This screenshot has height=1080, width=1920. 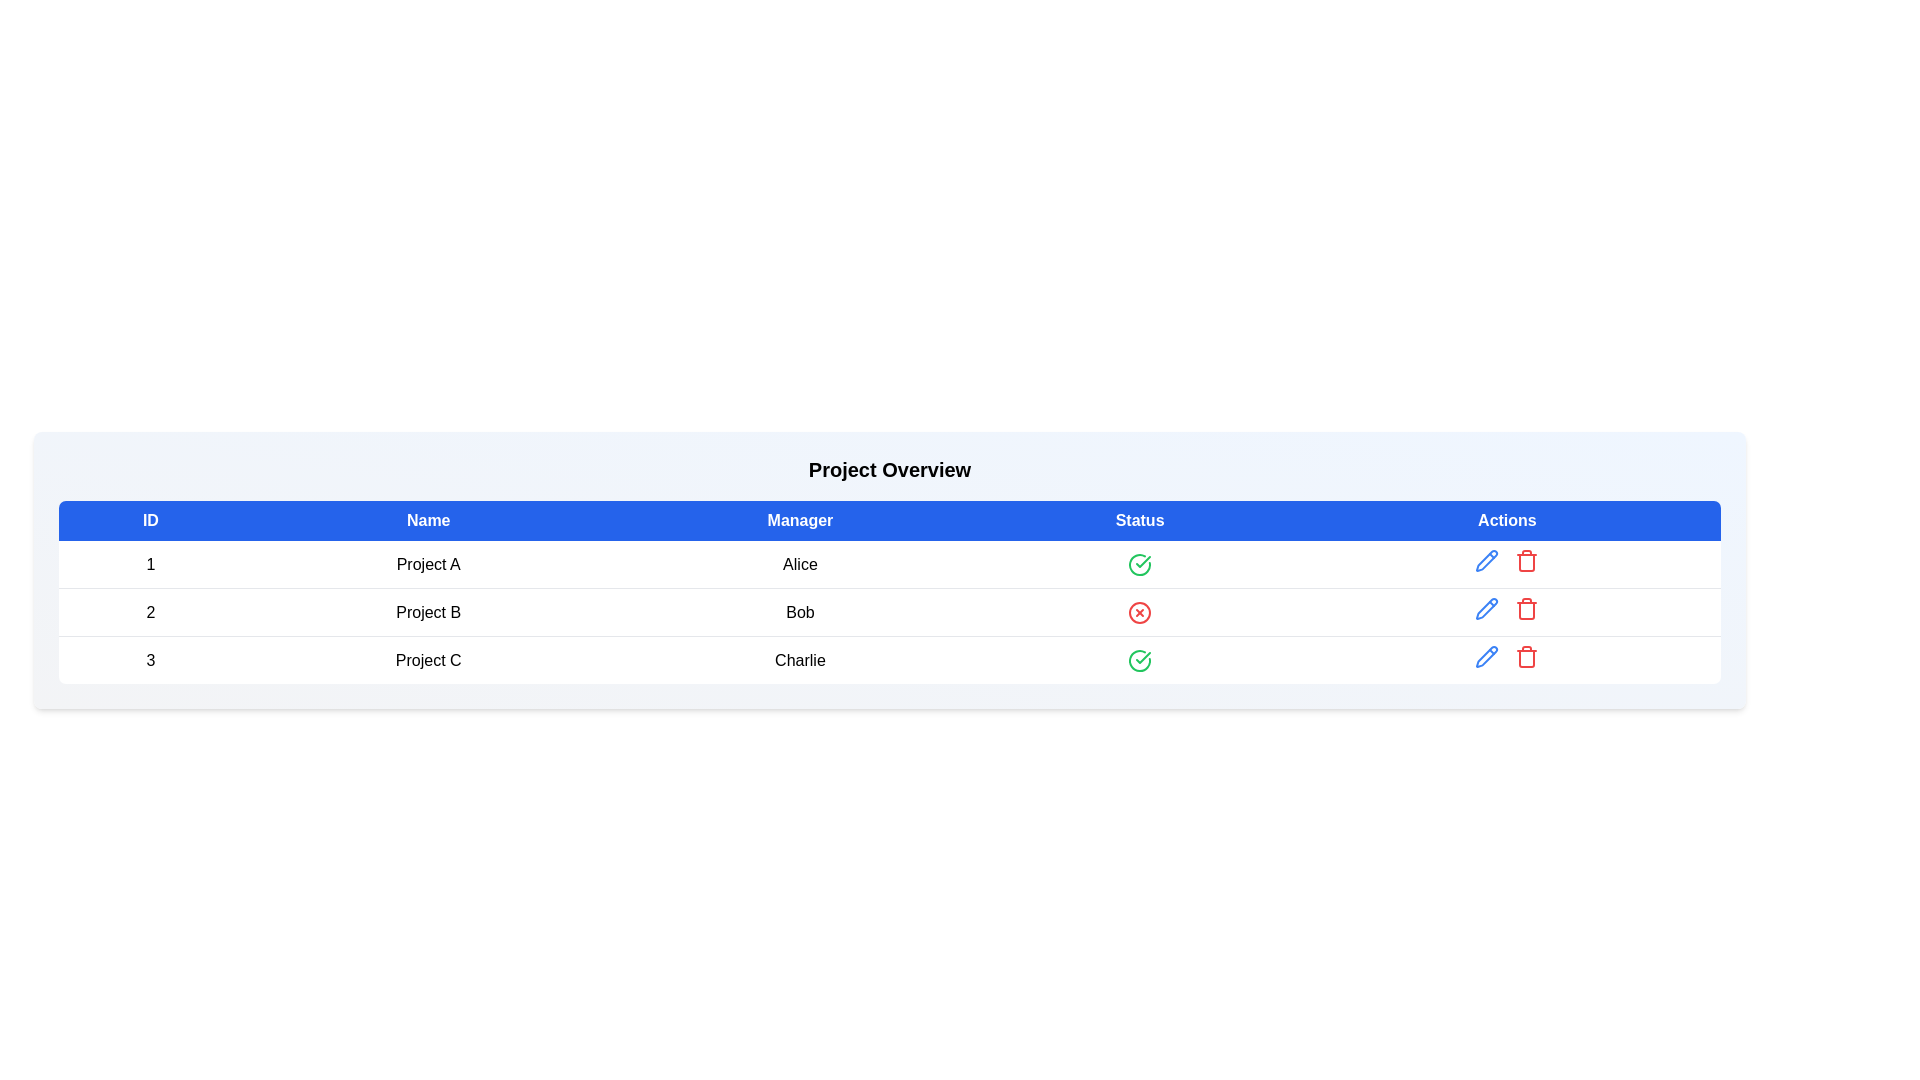 I want to click on the text label displaying the name 'Bob' in the 'Manager' column of the table, so click(x=800, y=611).